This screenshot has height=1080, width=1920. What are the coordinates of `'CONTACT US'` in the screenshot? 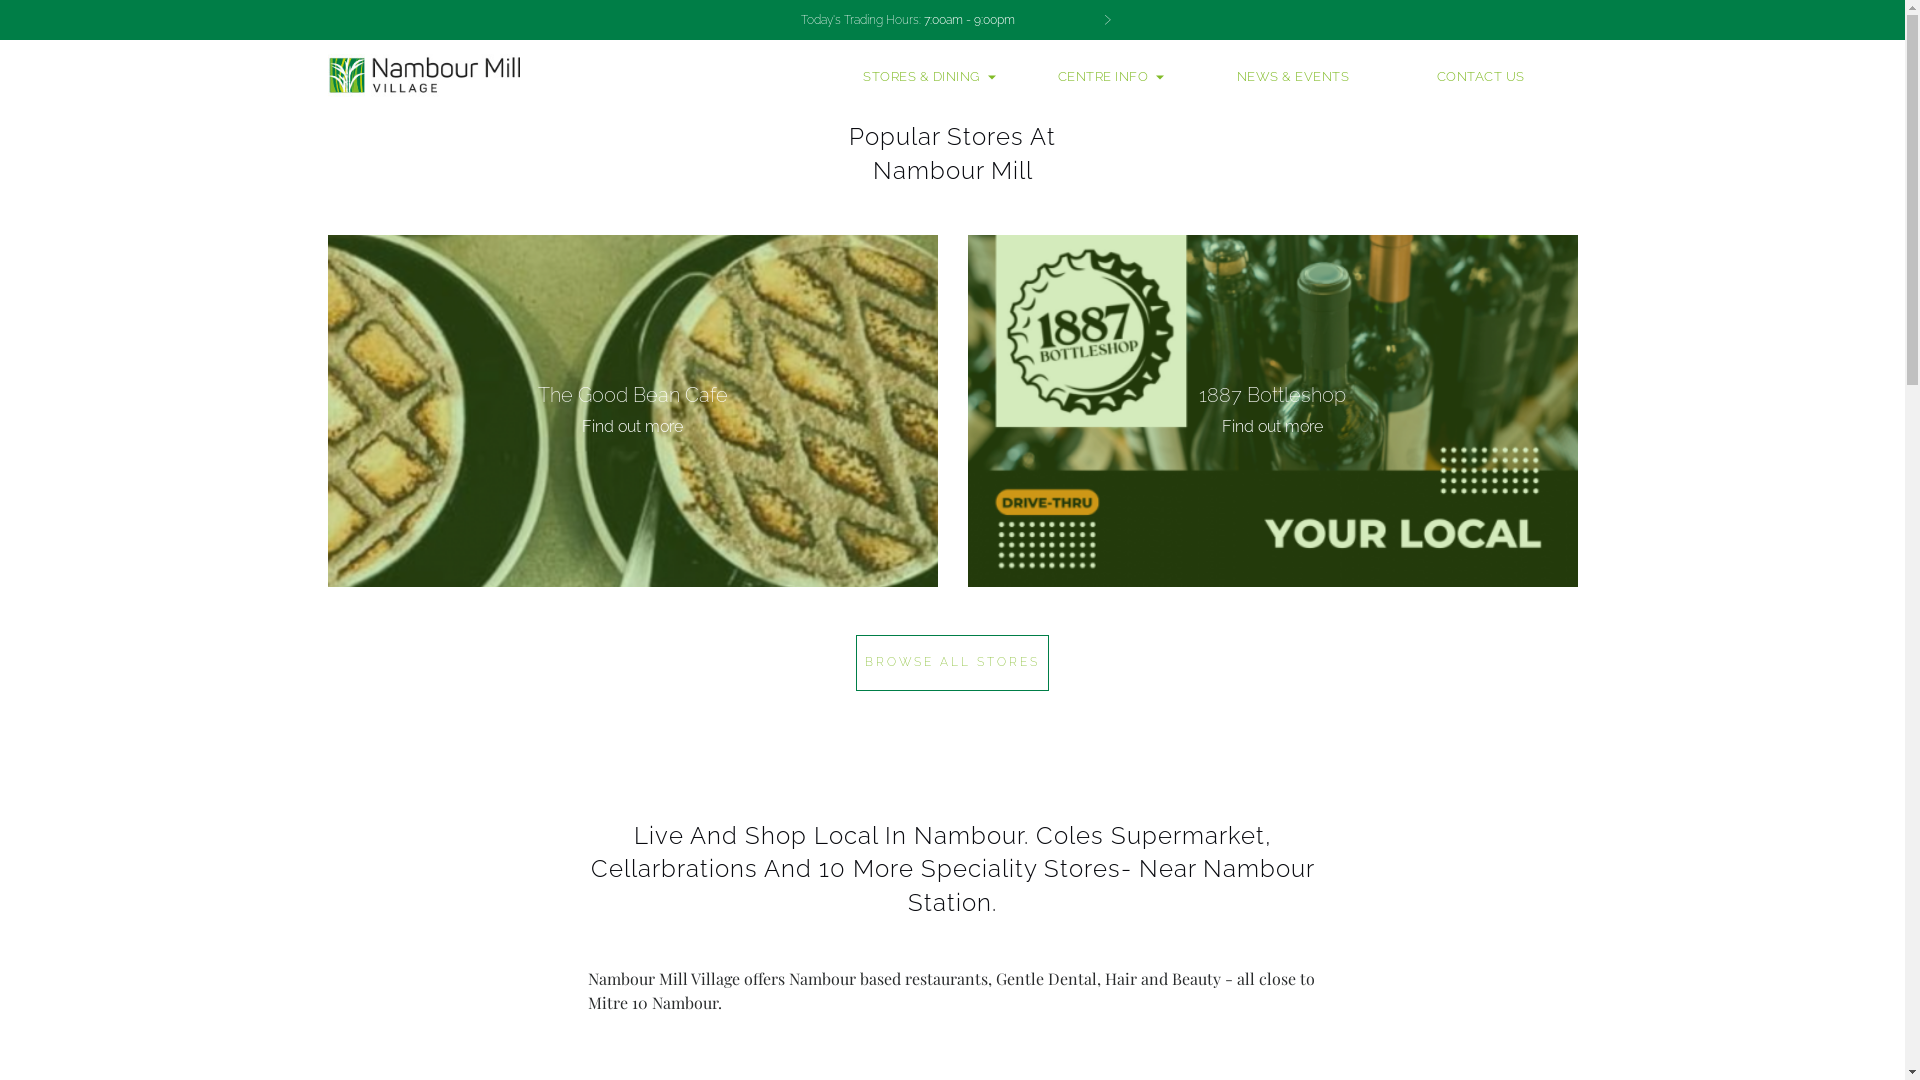 It's located at (1481, 76).